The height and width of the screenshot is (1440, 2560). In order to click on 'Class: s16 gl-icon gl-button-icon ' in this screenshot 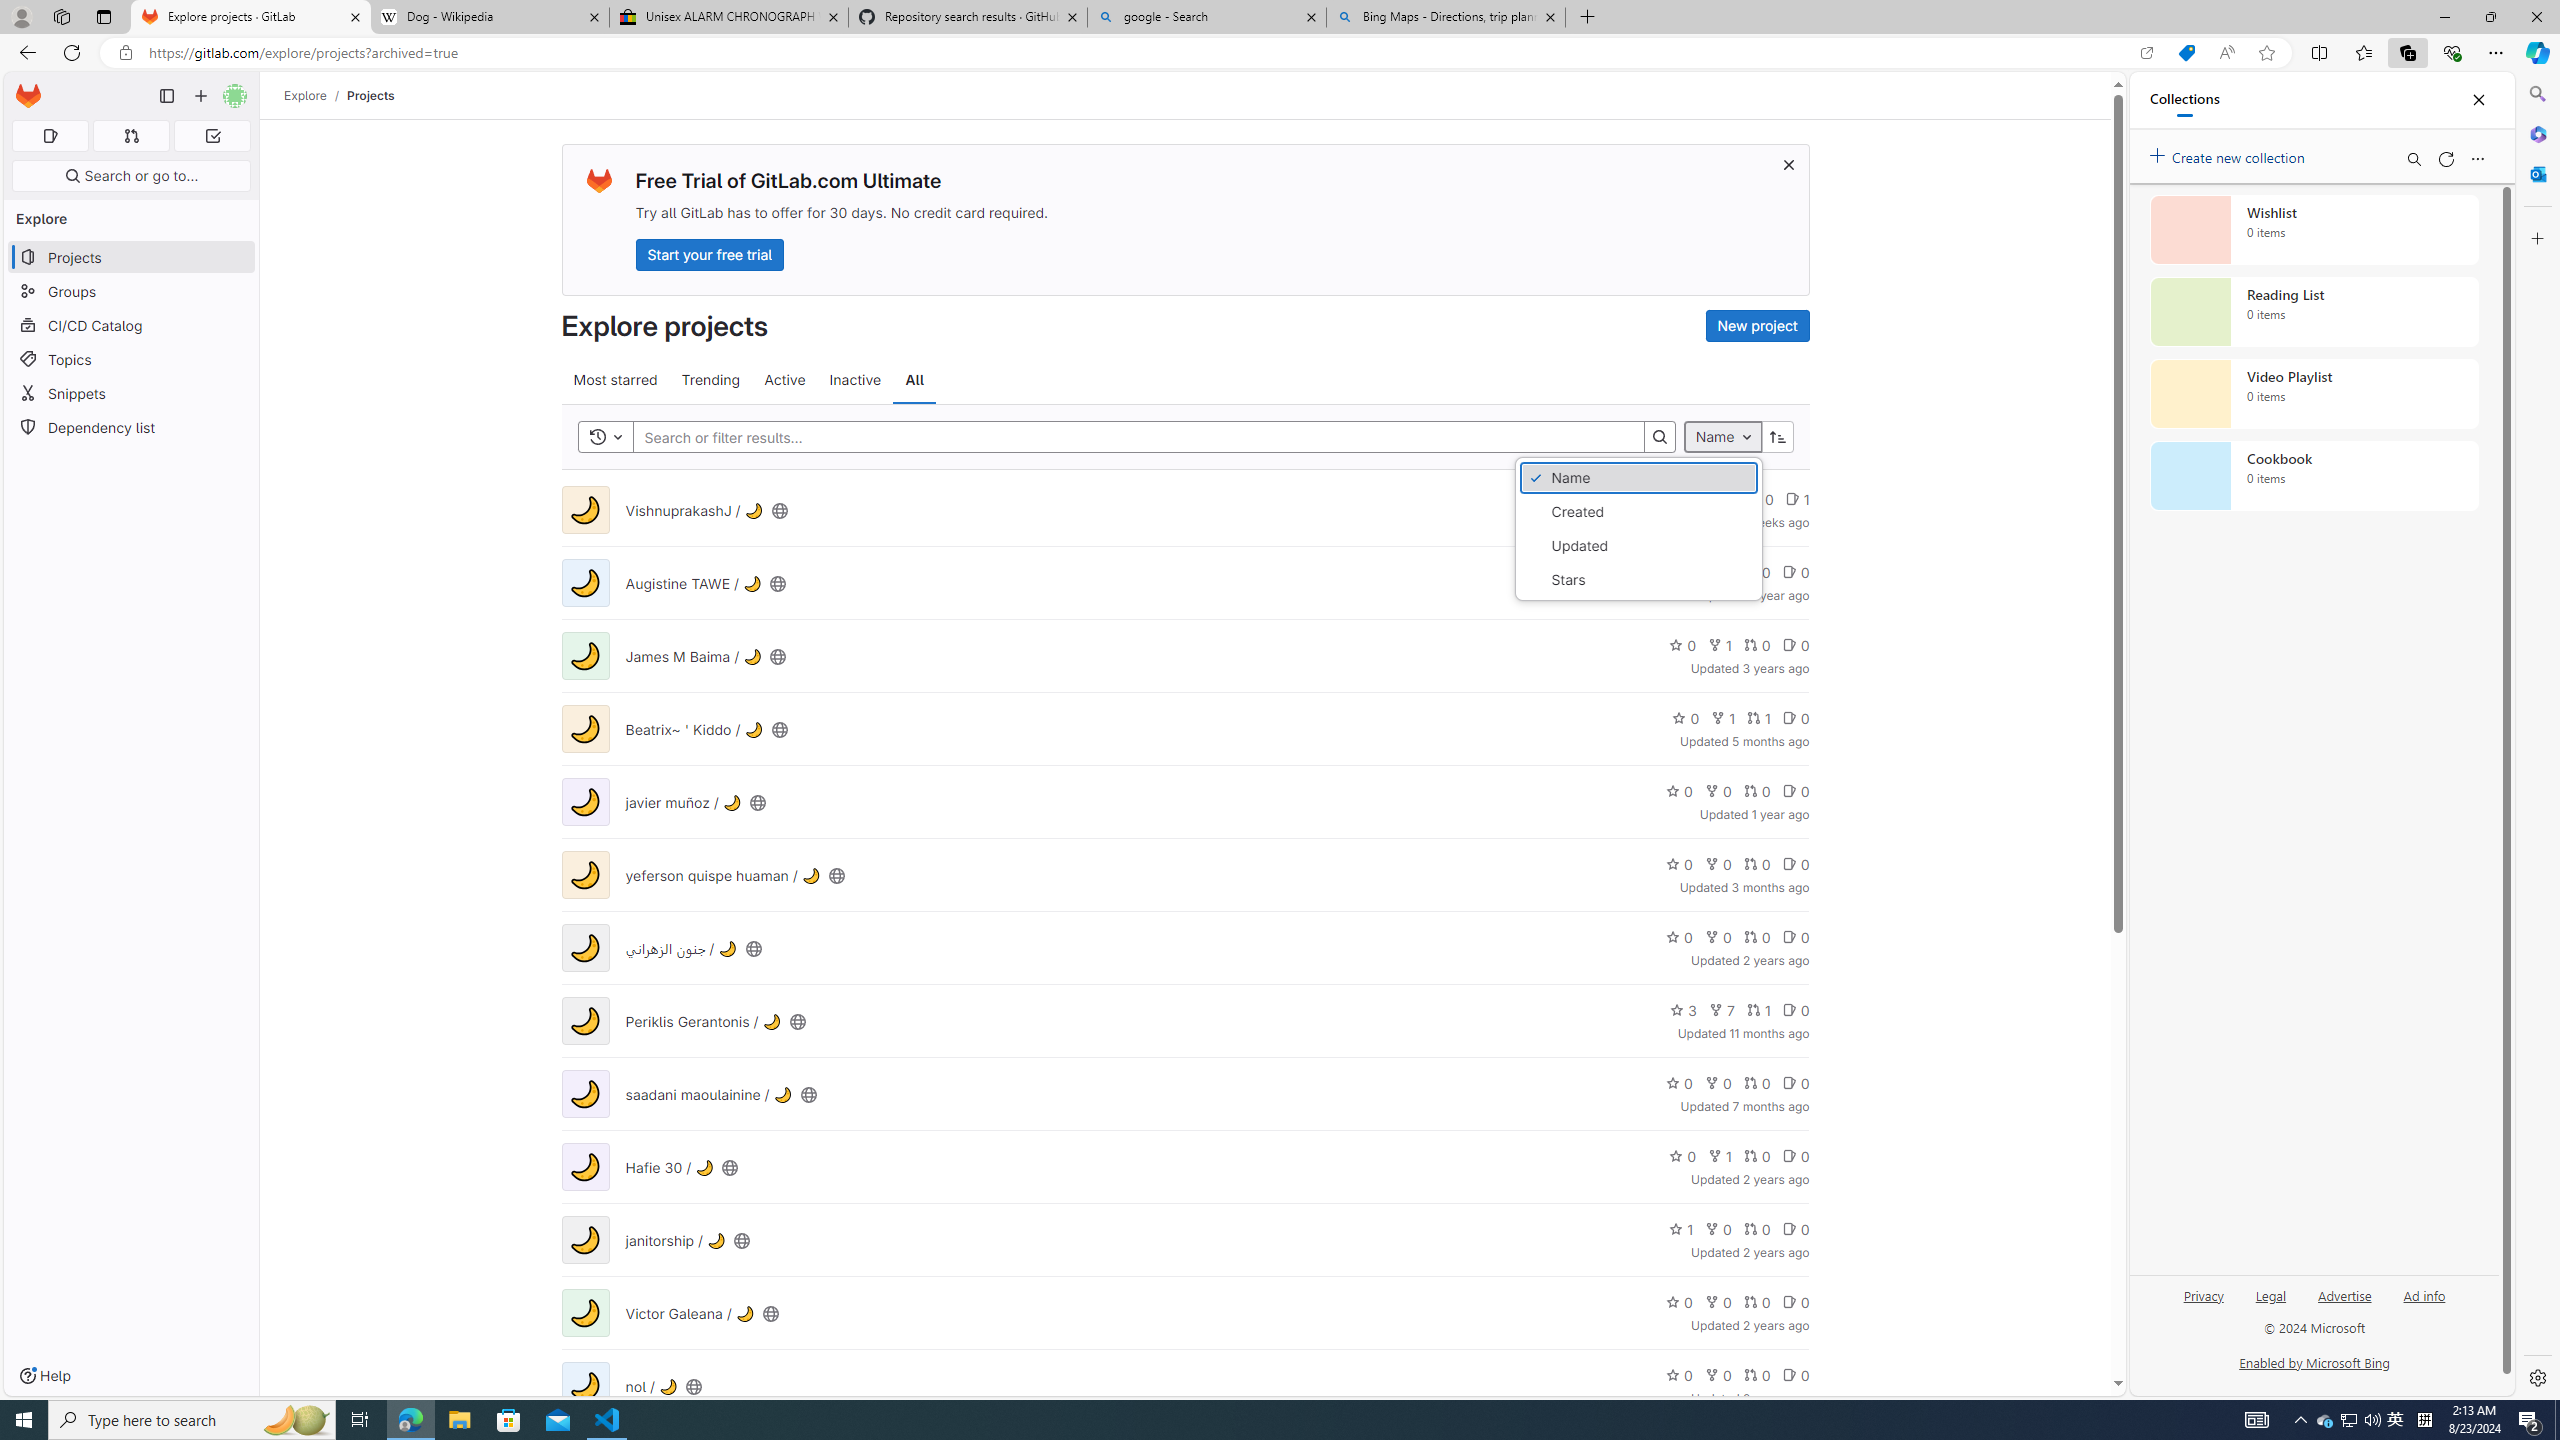, I will do `click(1787, 164)`.